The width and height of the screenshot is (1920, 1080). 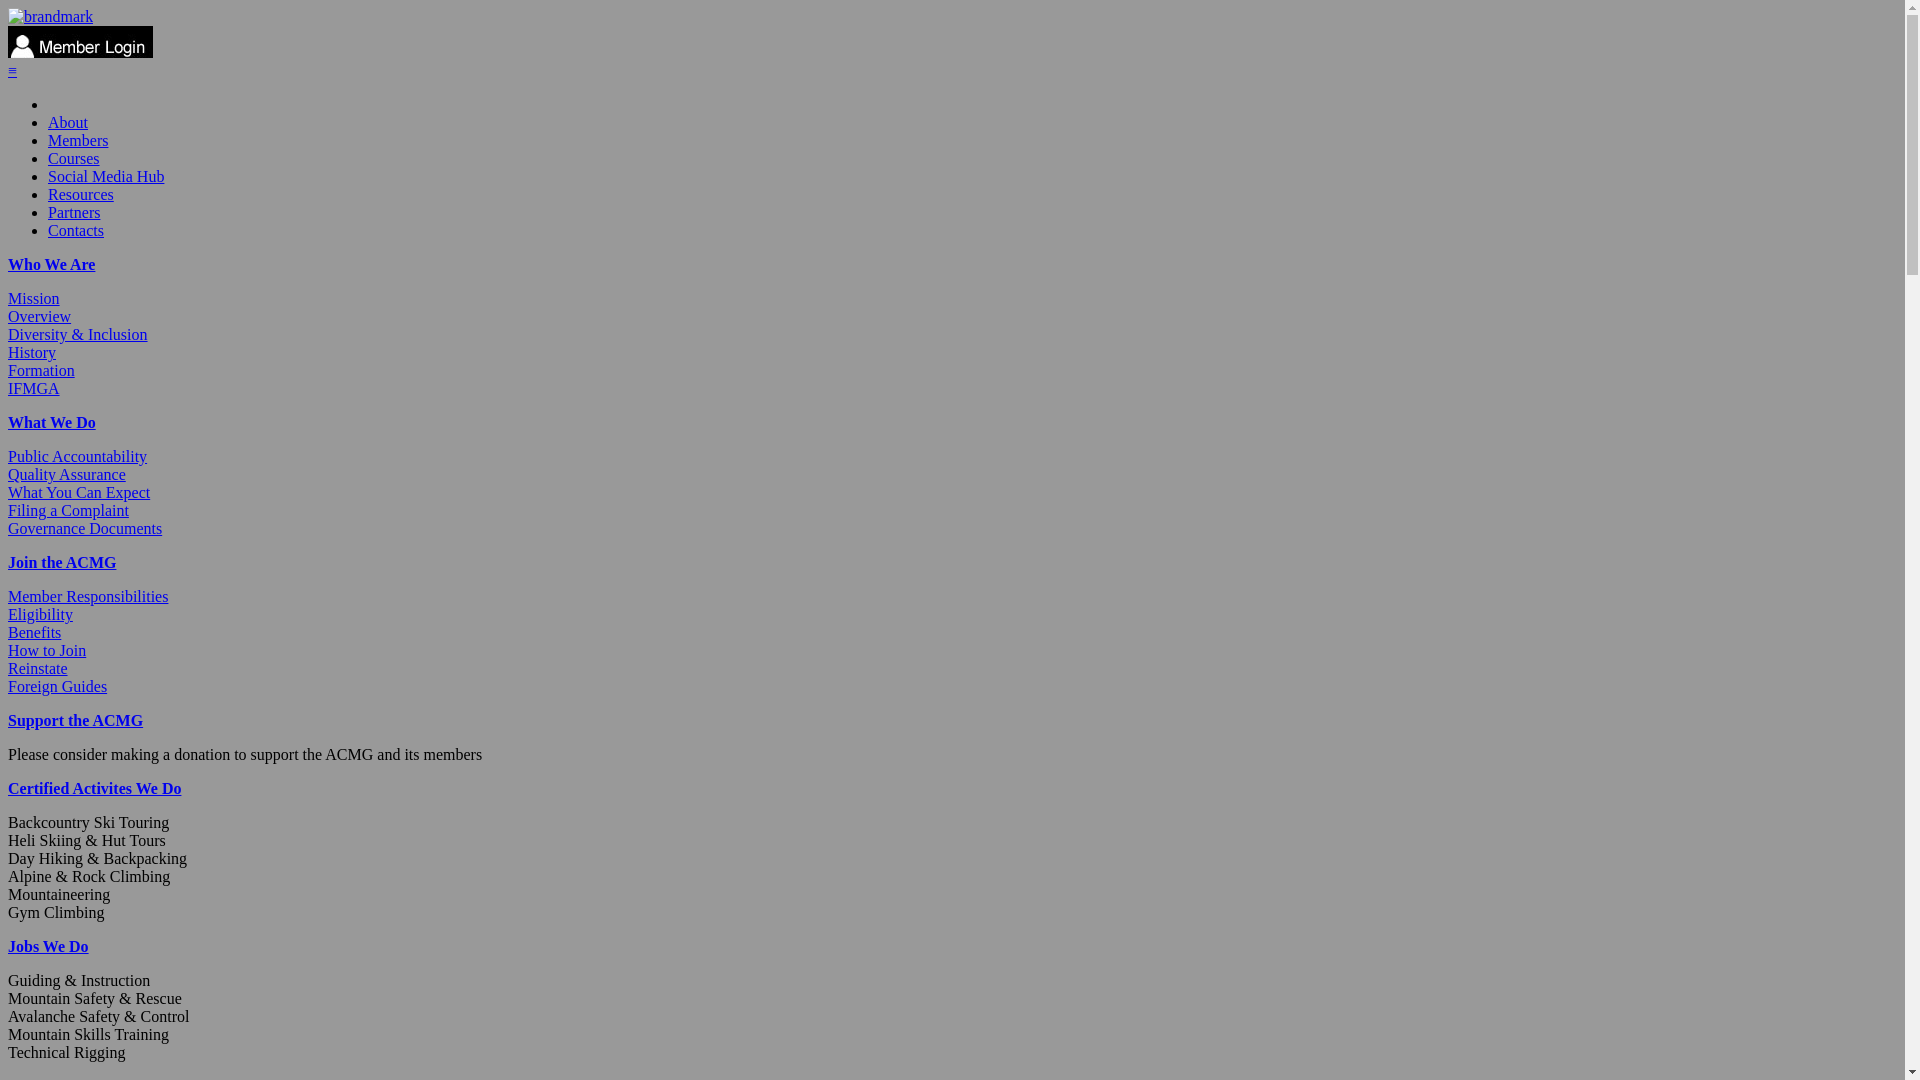 What do you see at coordinates (8, 492) in the screenshot?
I see `'What You Can Expect'` at bounding box center [8, 492].